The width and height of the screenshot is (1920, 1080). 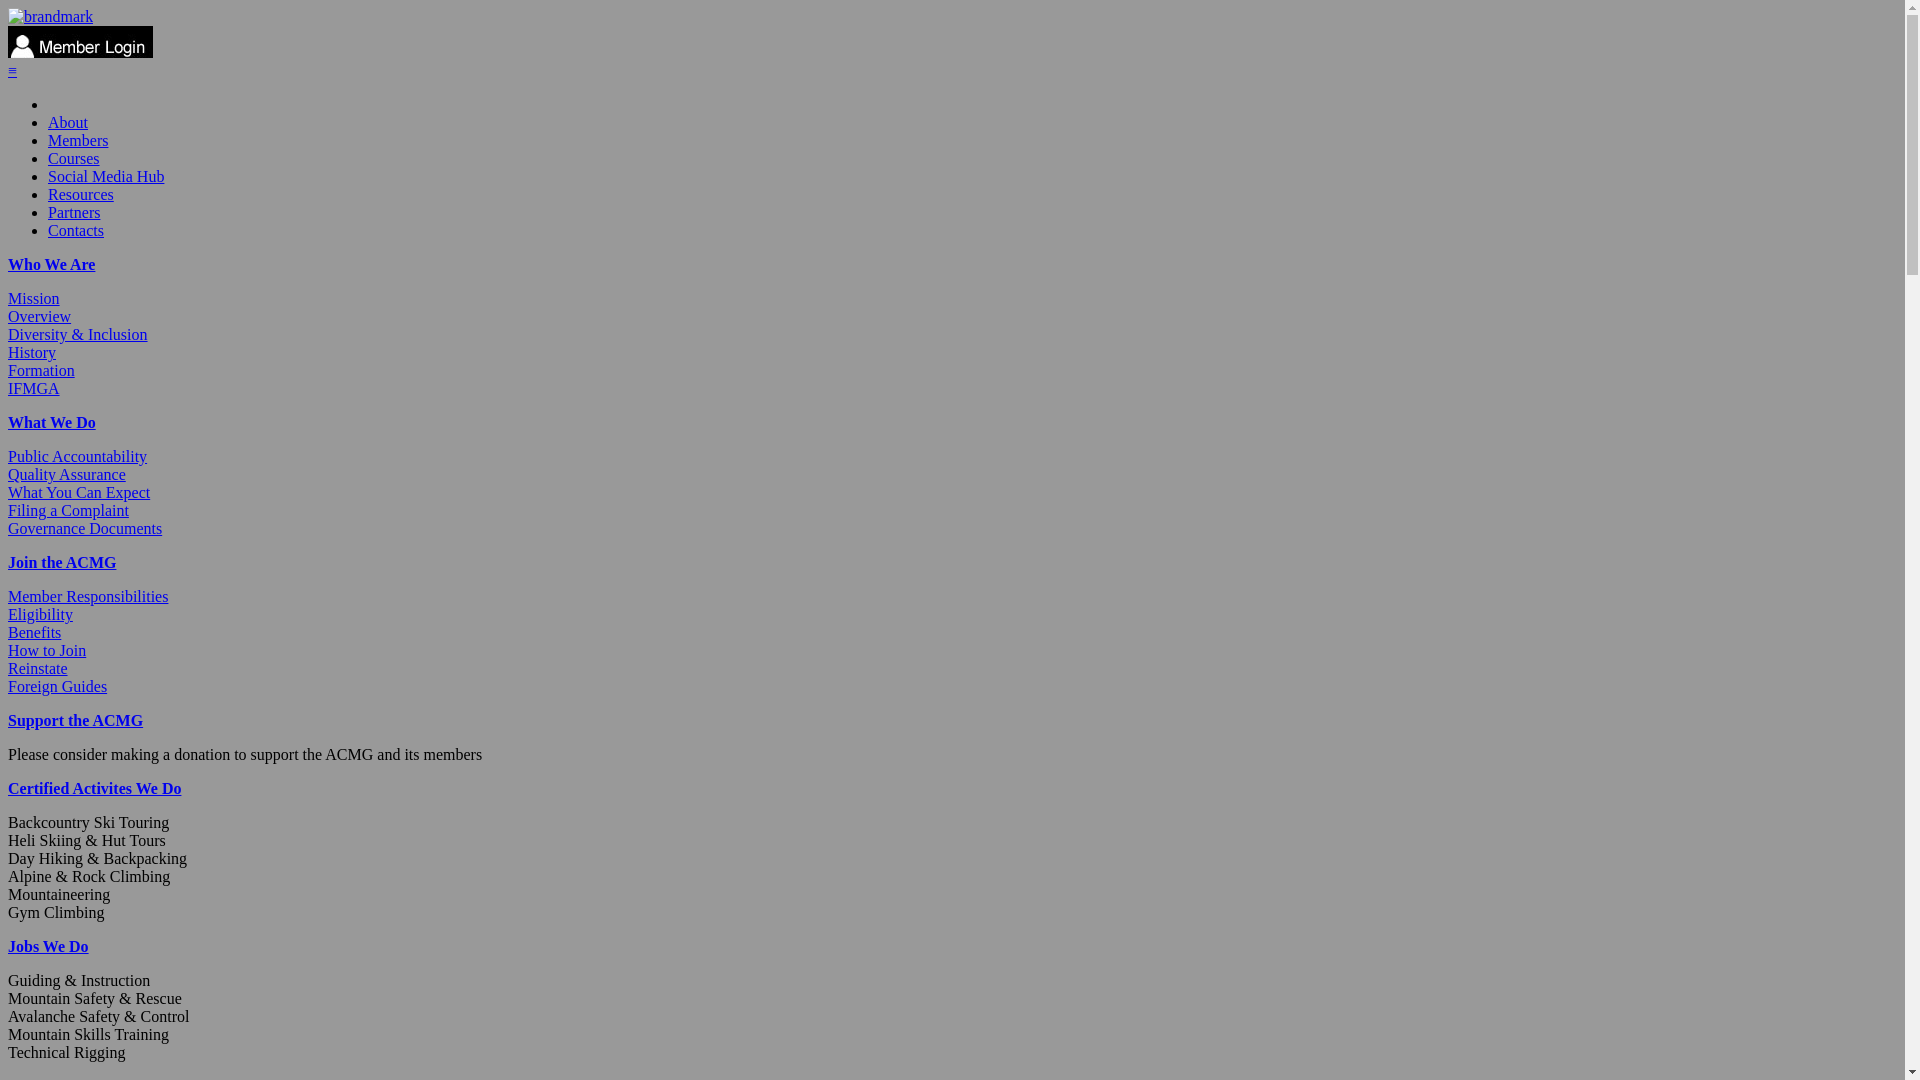 What do you see at coordinates (8, 492) in the screenshot?
I see `'What You Can Expect'` at bounding box center [8, 492].